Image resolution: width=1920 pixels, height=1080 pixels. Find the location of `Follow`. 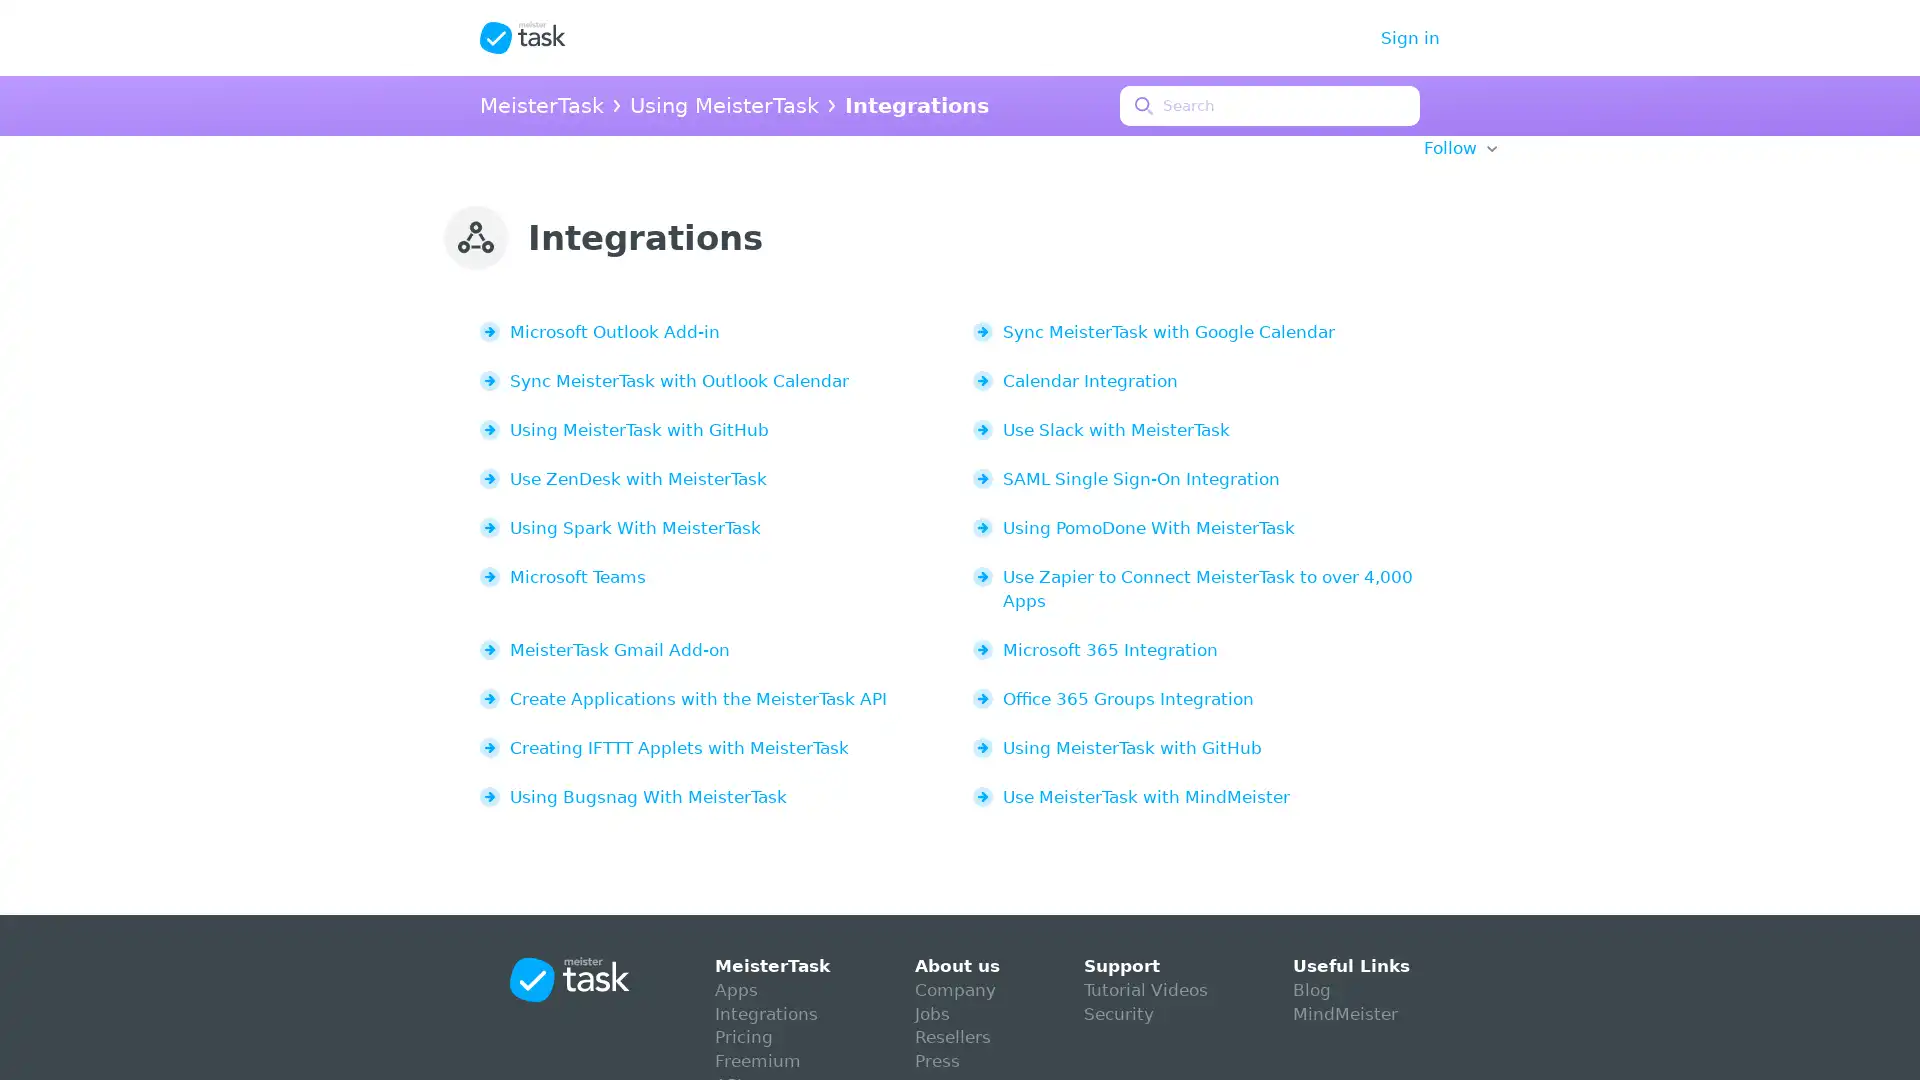

Follow is located at coordinates (1459, 147).